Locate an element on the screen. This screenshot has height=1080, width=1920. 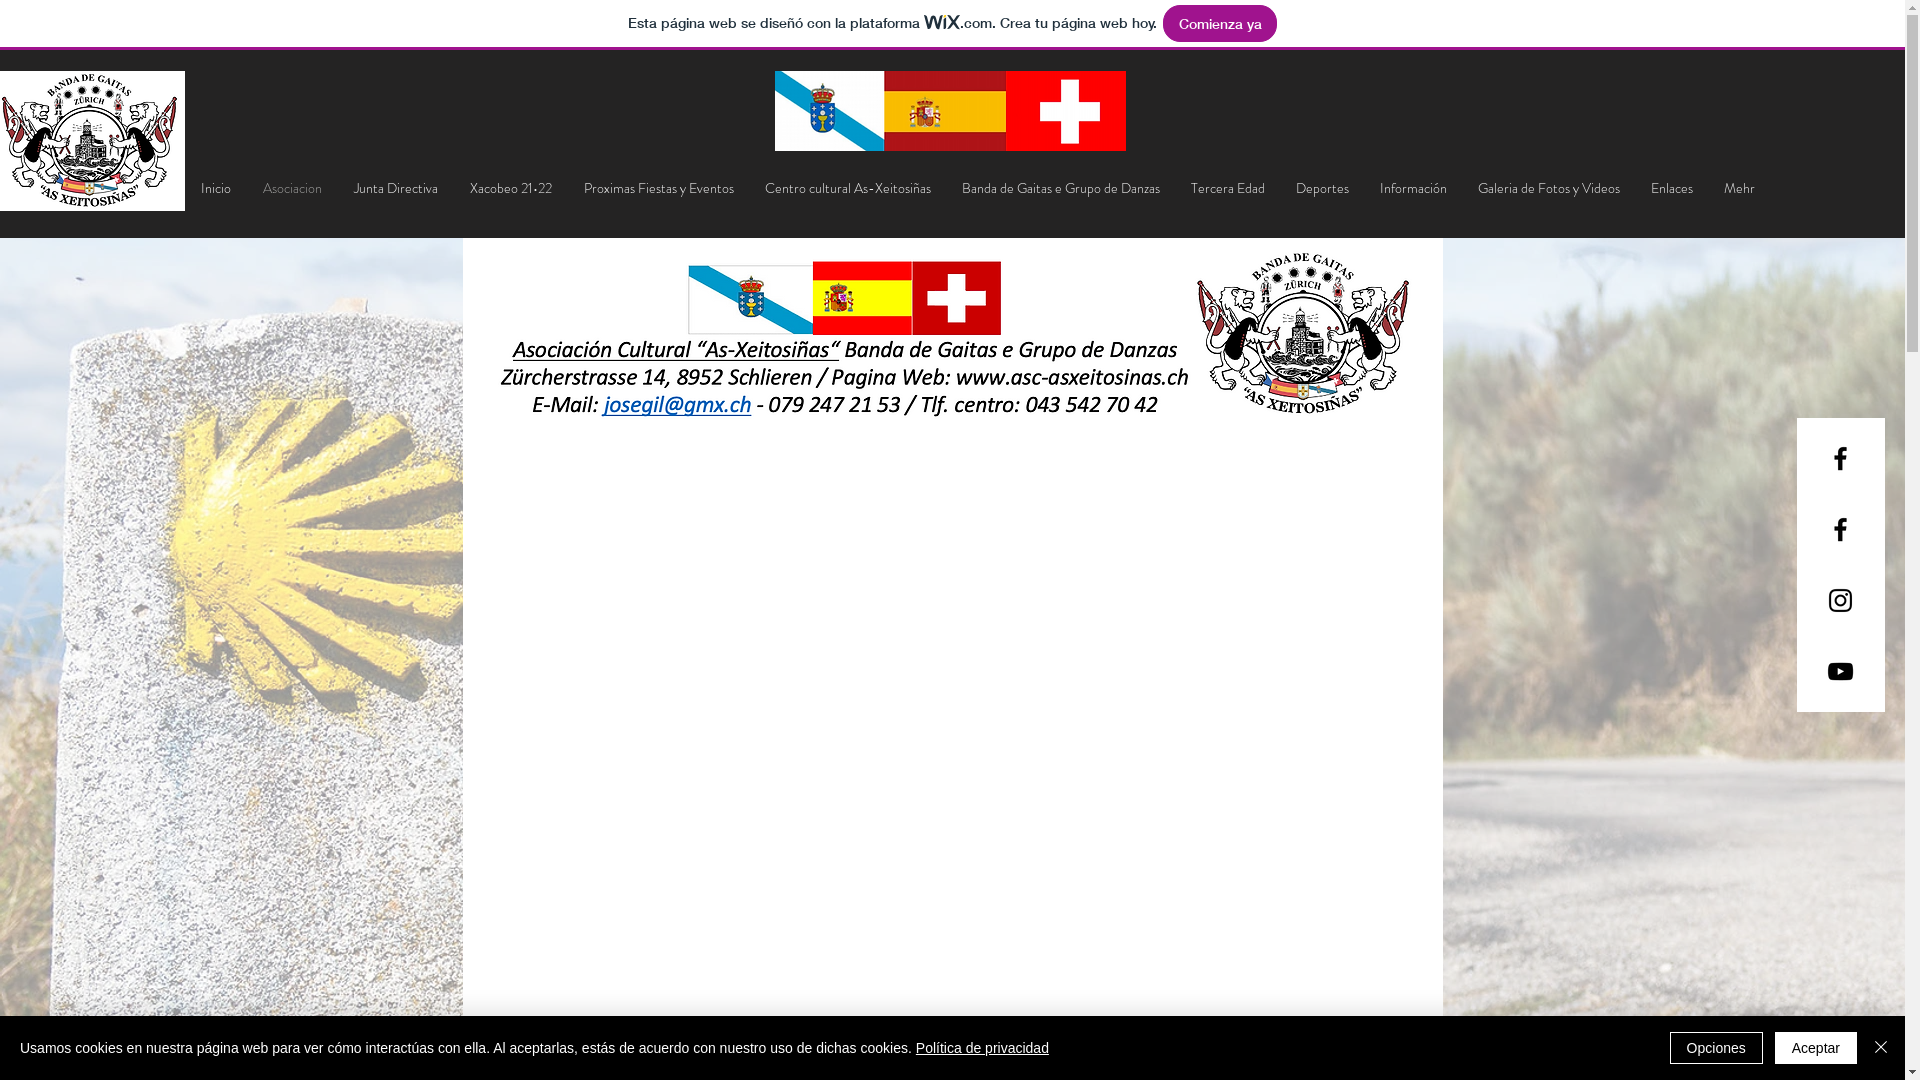
'Galeria de Fotos y Videos' is located at coordinates (1547, 188).